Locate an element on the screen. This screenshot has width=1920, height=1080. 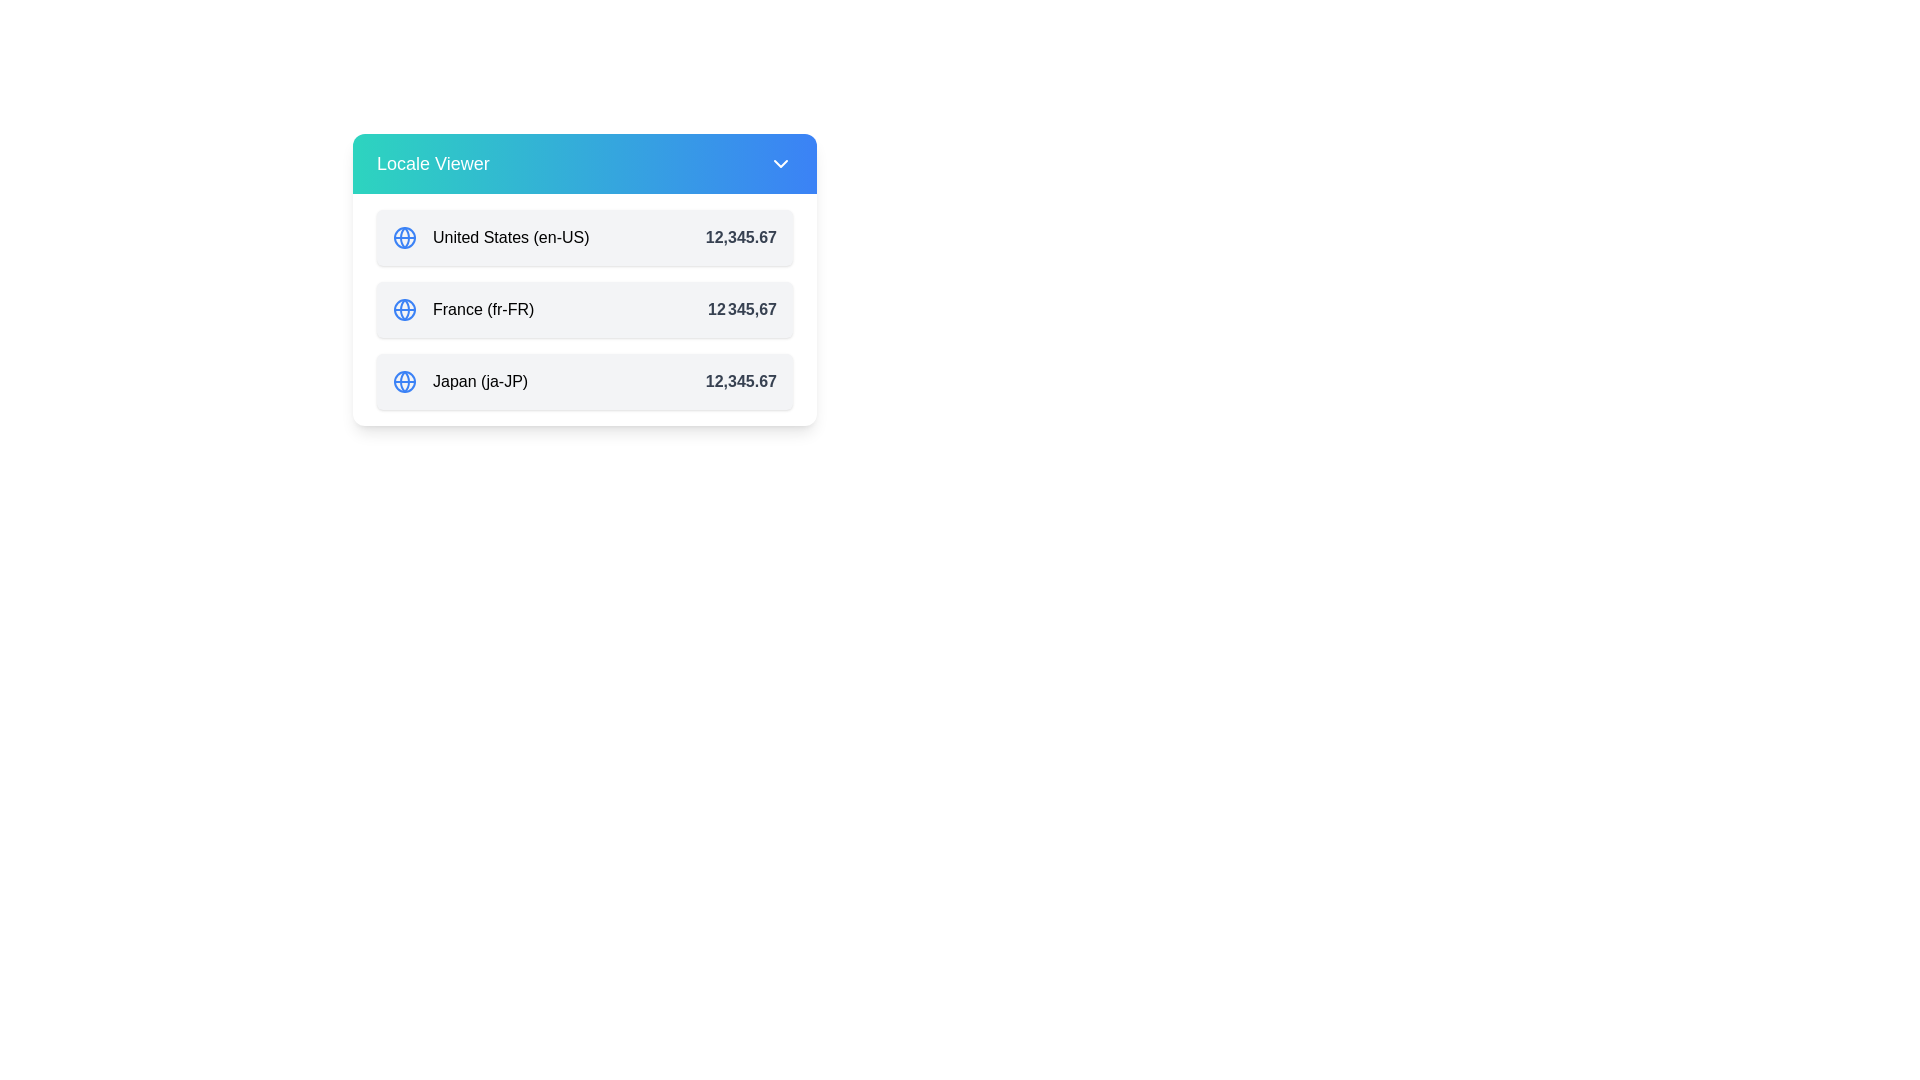
the plain text label displaying 'United States (en-US)' which is adjacent to a blue globe icon in the 'Locale Viewer' section of the interface is located at coordinates (511, 237).